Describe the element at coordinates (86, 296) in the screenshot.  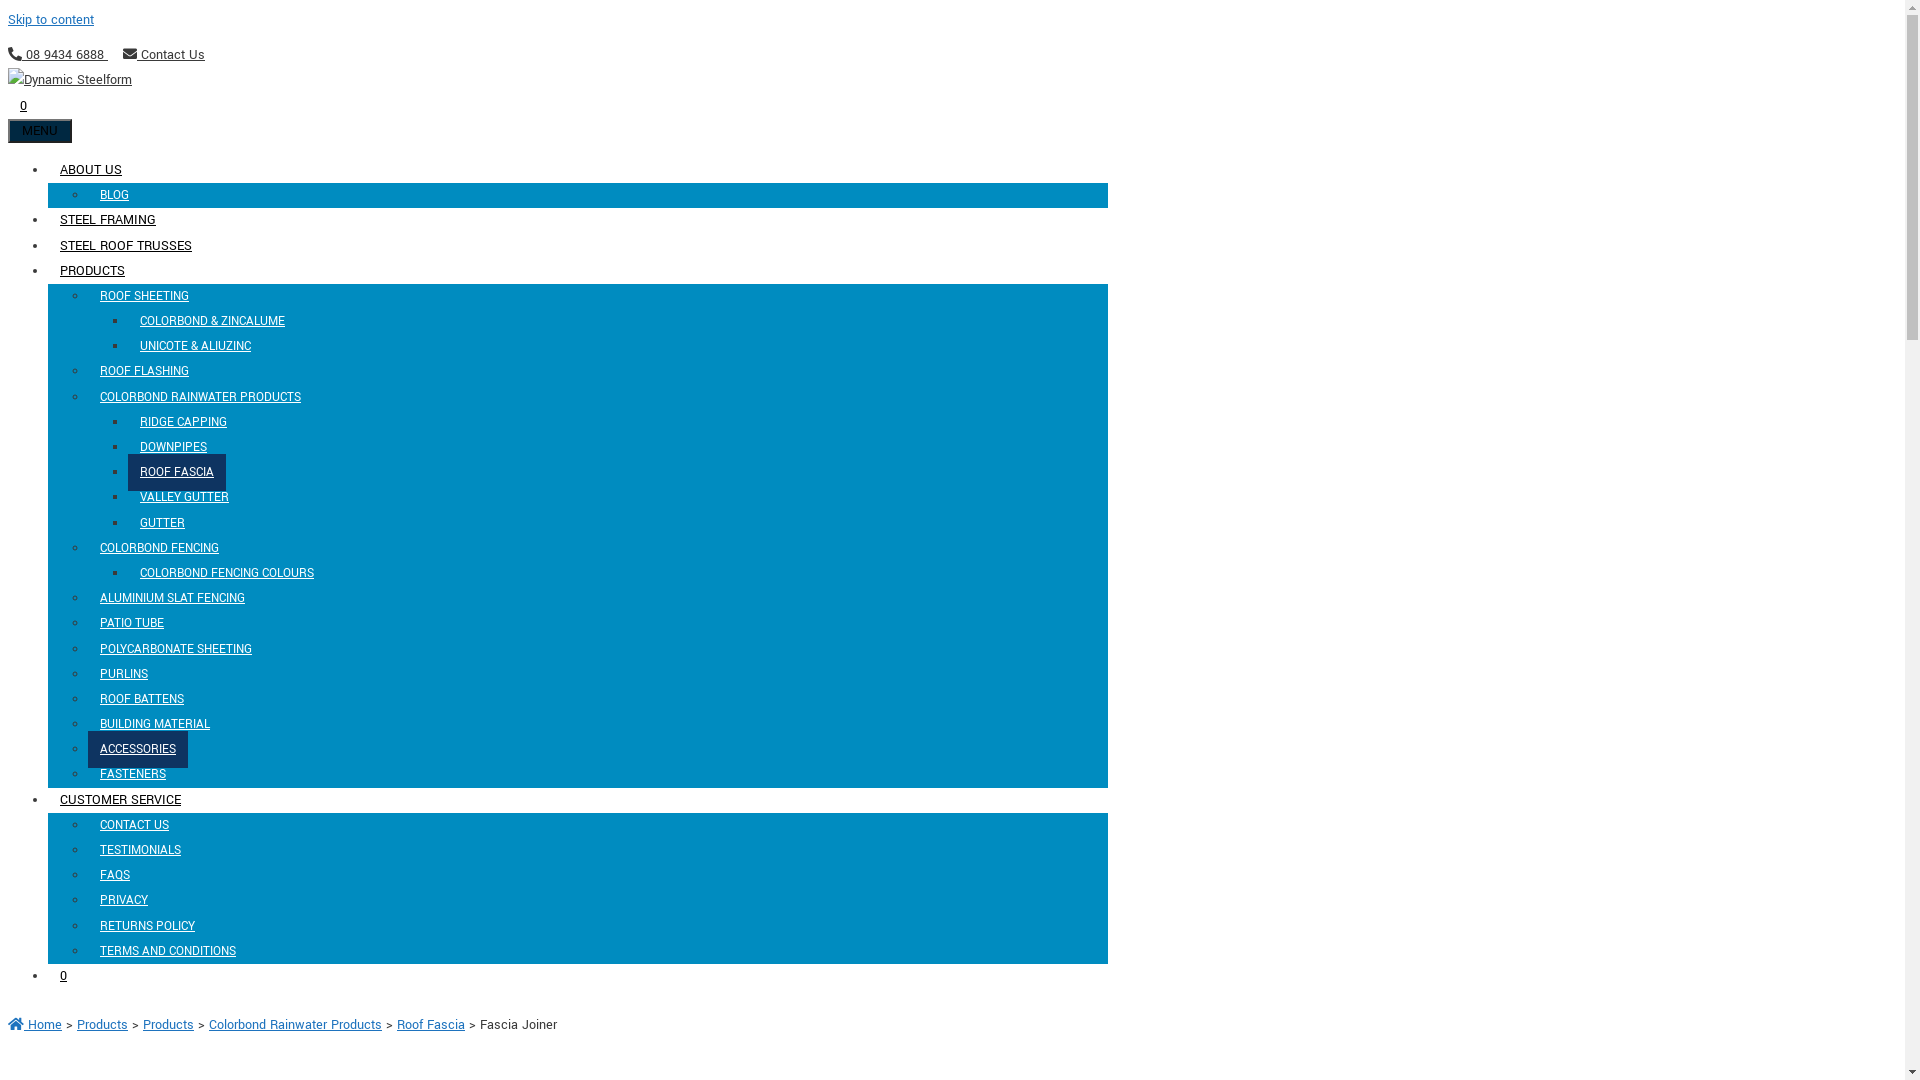
I see `'ROOF SHEETING'` at that location.